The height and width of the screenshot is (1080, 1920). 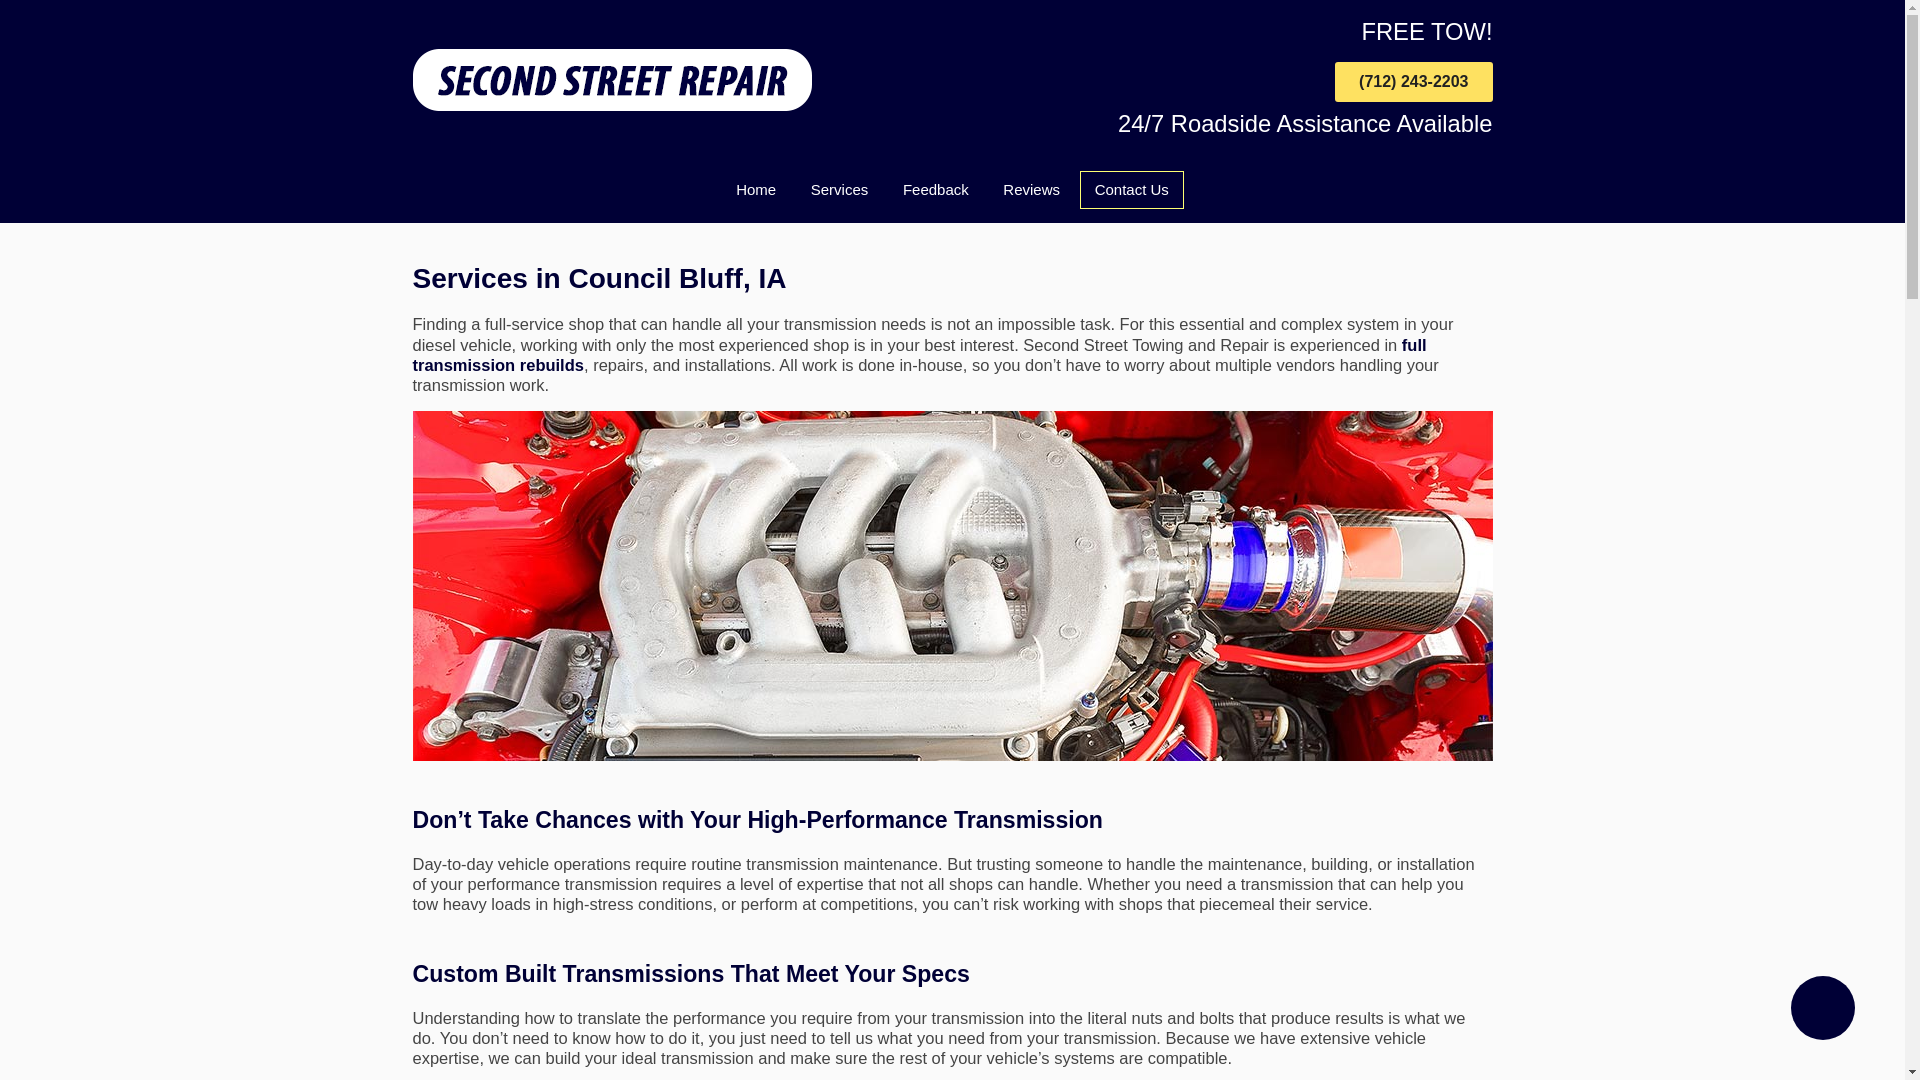 What do you see at coordinates (935, 189) in the screenshot?
I see `'Feedback'` at bounding box center [935, 189].